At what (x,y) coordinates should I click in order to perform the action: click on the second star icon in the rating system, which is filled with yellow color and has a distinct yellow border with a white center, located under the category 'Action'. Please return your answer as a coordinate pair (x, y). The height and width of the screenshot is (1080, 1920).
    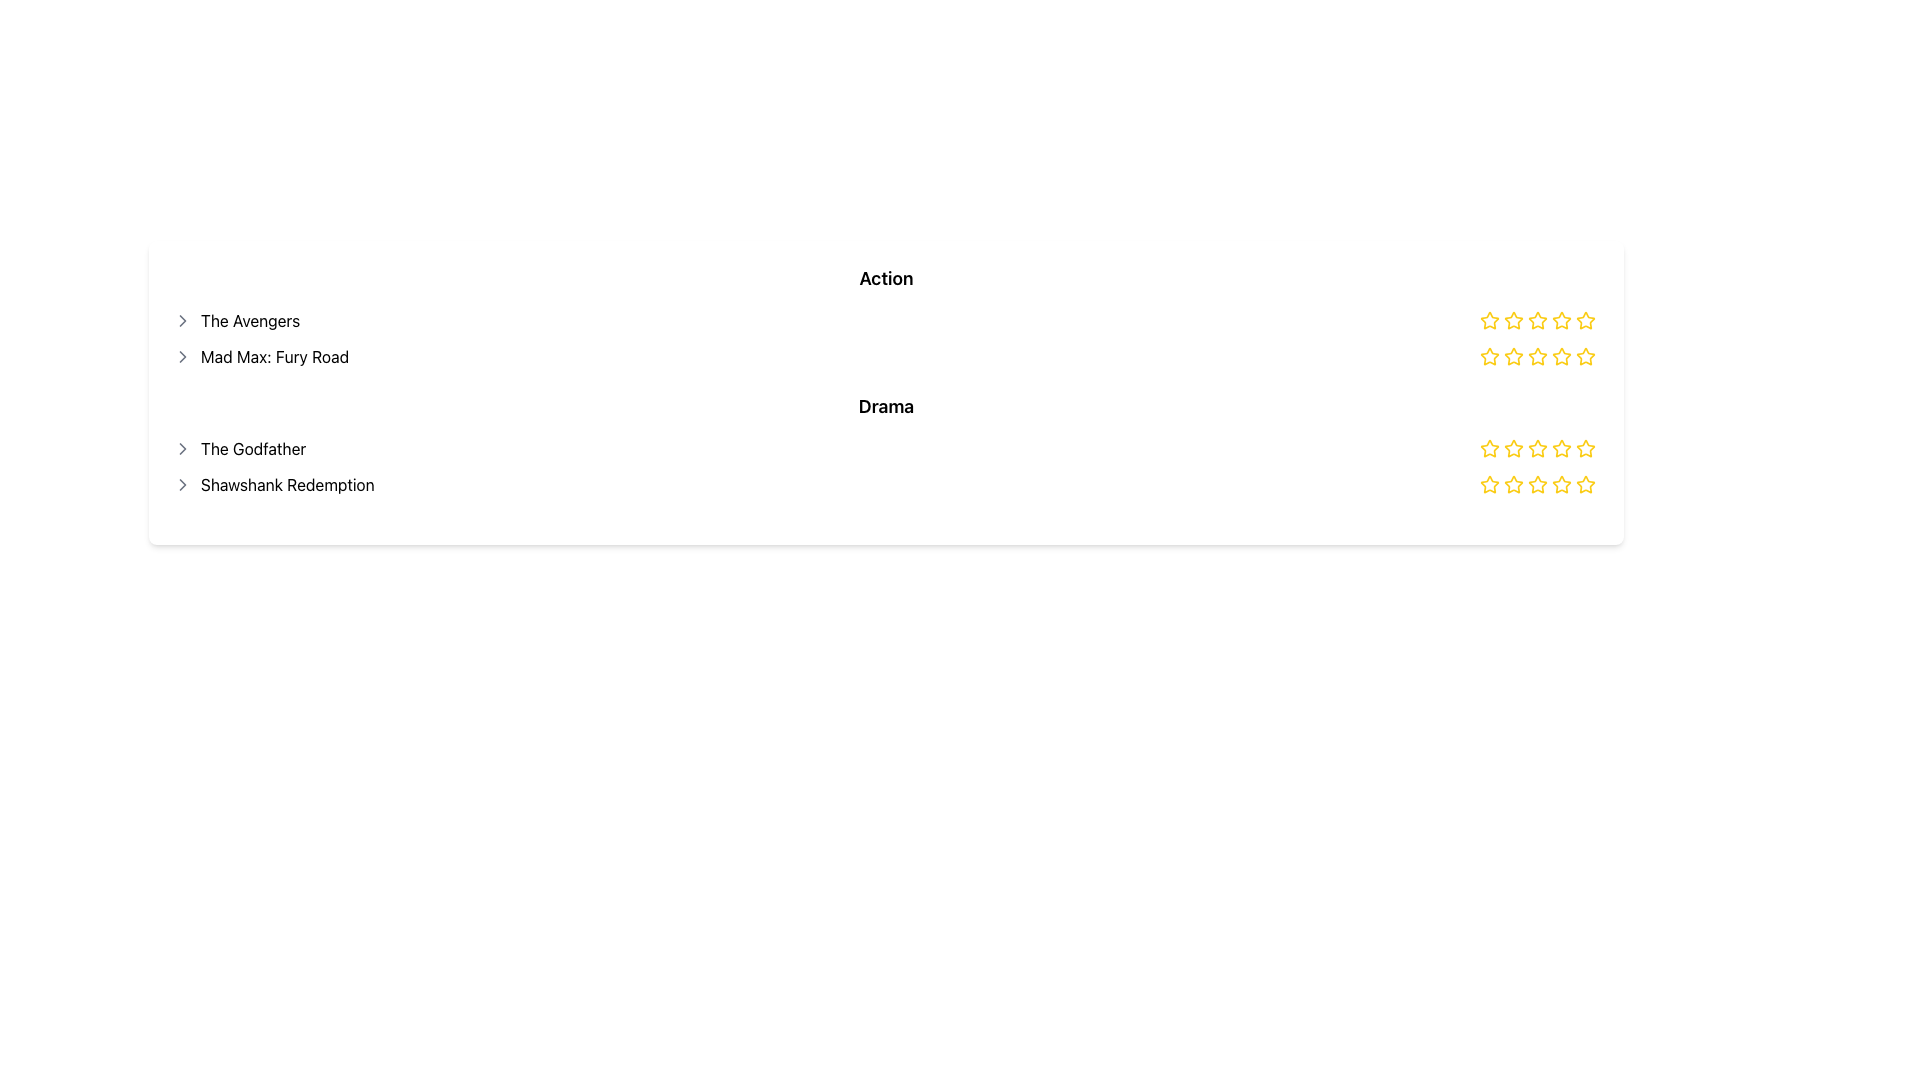
    Looking at the image, I should click on (1513, 319).